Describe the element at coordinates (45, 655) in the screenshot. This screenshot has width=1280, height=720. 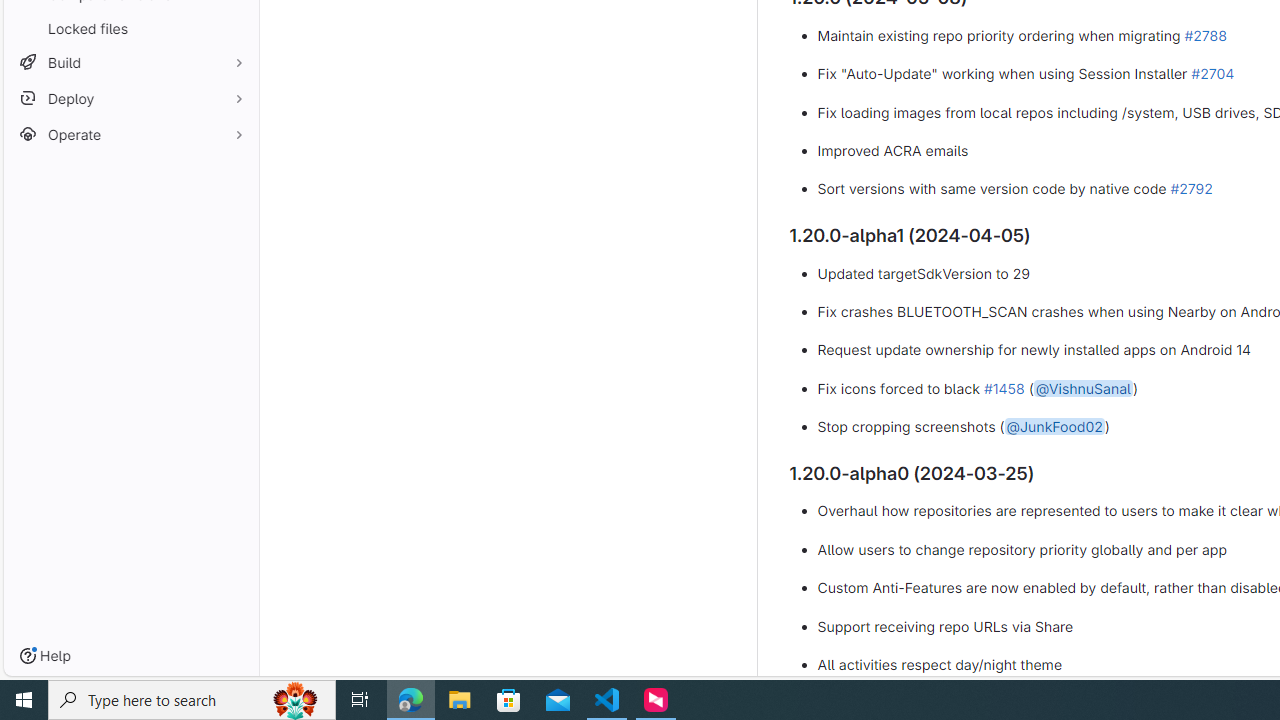
I see `'Help'` at that location.